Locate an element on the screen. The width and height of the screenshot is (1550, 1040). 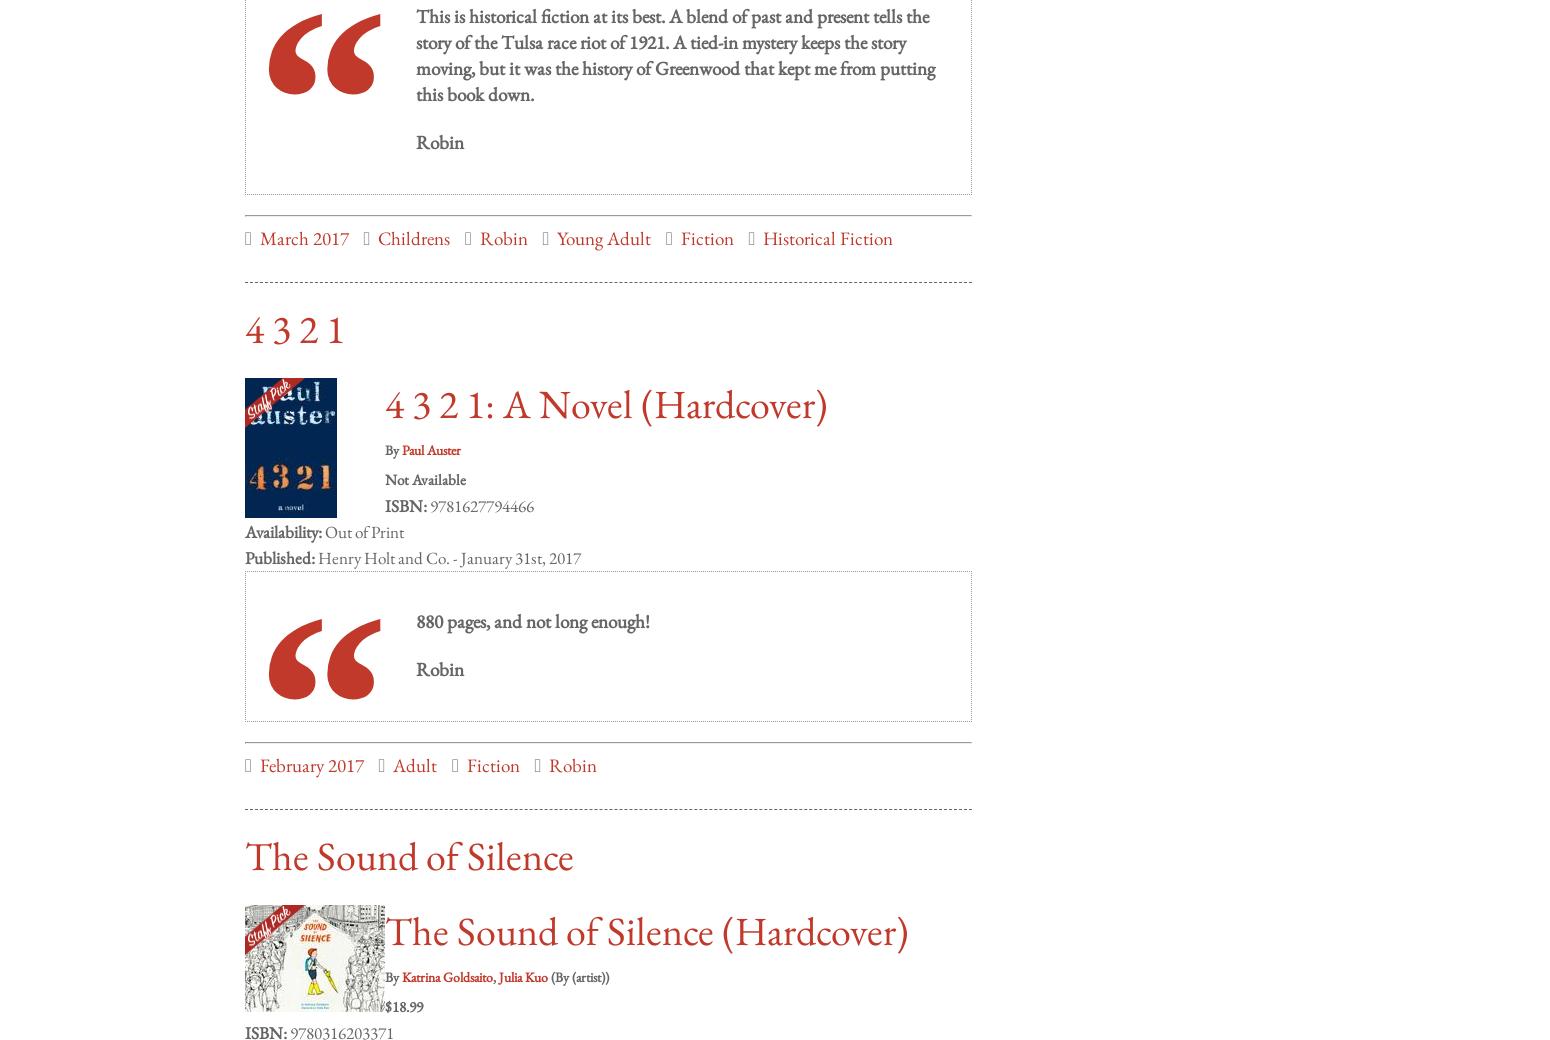
'9781627794466' is located at coordinates (479, 485).